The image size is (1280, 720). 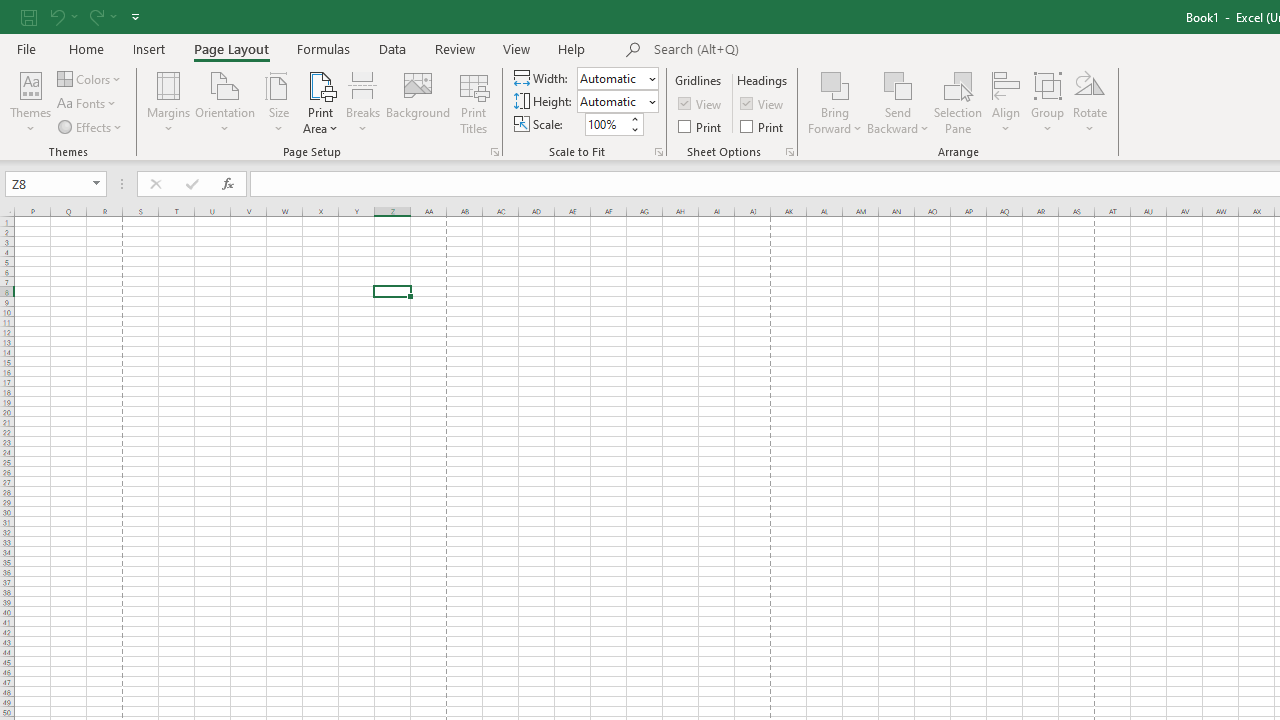 What do you see at coordinates (835, 84) in the screenshot?
I see `'Bring Forward'` at bounding box center [835, 84].